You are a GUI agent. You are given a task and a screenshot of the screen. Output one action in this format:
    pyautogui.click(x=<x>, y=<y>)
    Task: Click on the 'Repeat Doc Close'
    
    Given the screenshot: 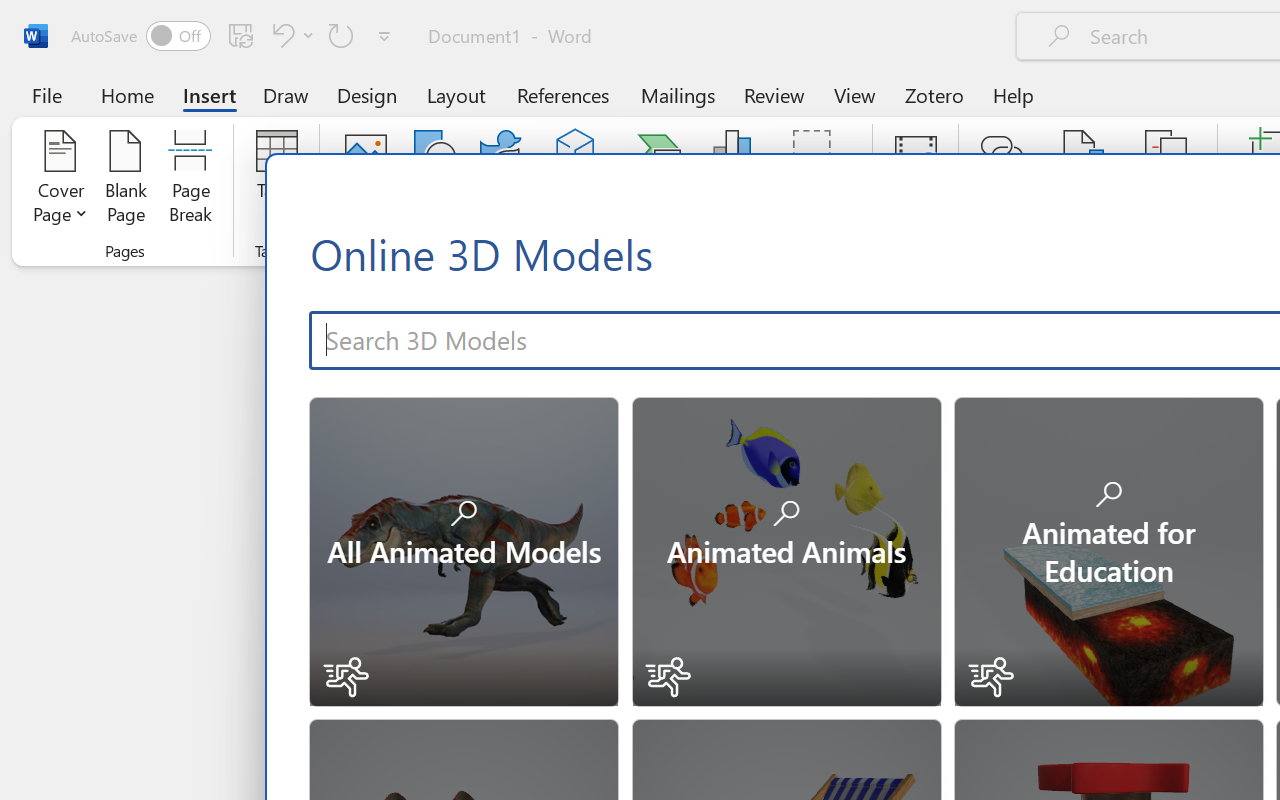 What is the action you would take?
    pyautogui.click(x=341, y=34)
    